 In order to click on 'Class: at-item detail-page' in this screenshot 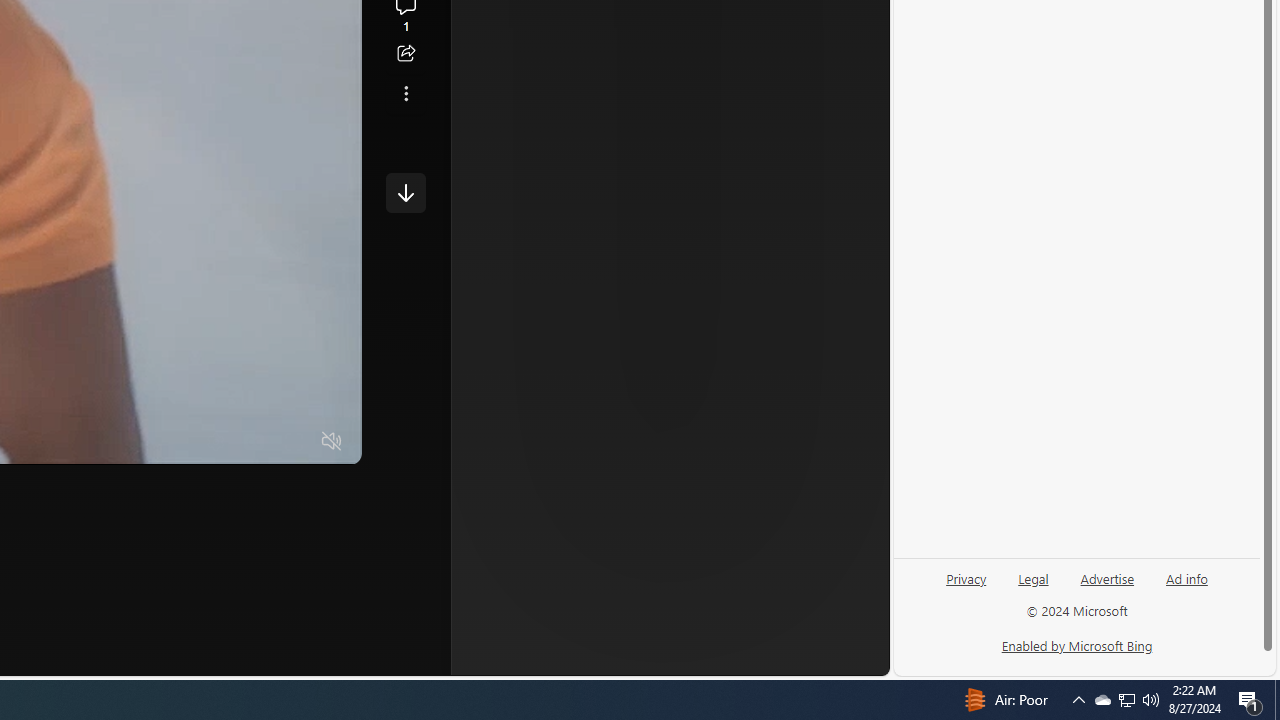, I will do `click(405, 93)`.